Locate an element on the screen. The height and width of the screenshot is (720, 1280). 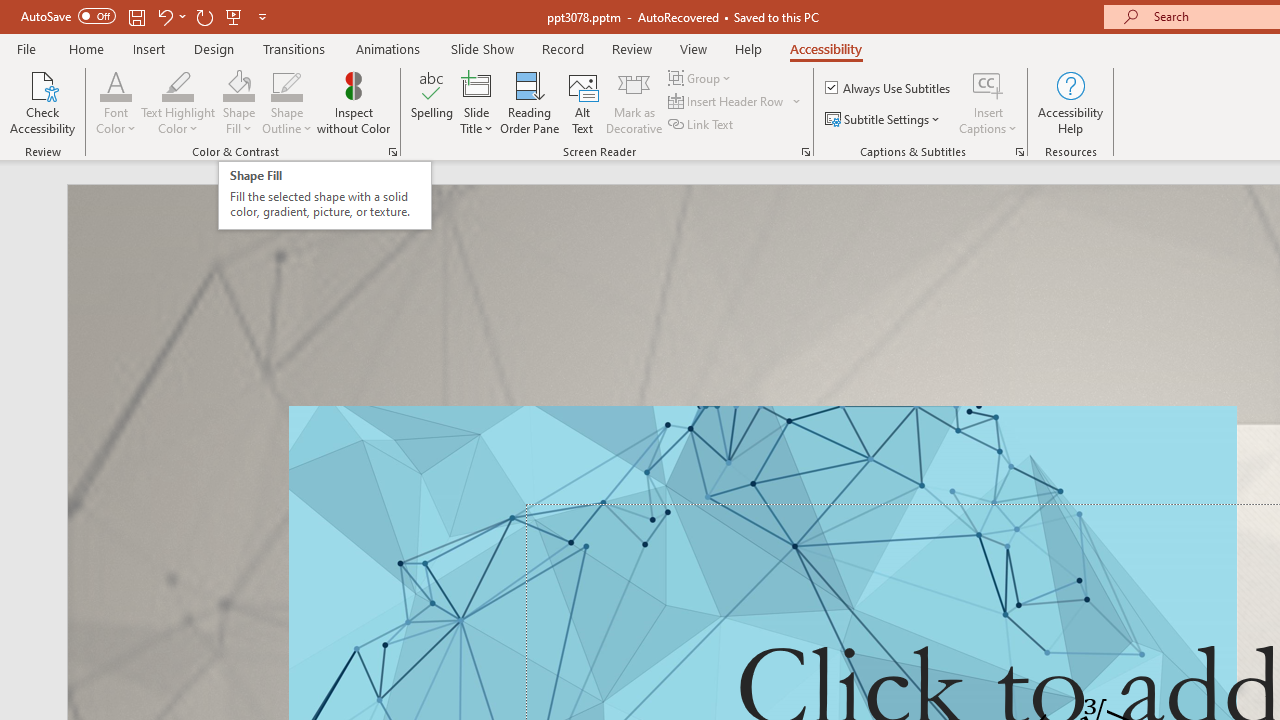
'Mark as Decorative' is located at coordinates (633, 103).